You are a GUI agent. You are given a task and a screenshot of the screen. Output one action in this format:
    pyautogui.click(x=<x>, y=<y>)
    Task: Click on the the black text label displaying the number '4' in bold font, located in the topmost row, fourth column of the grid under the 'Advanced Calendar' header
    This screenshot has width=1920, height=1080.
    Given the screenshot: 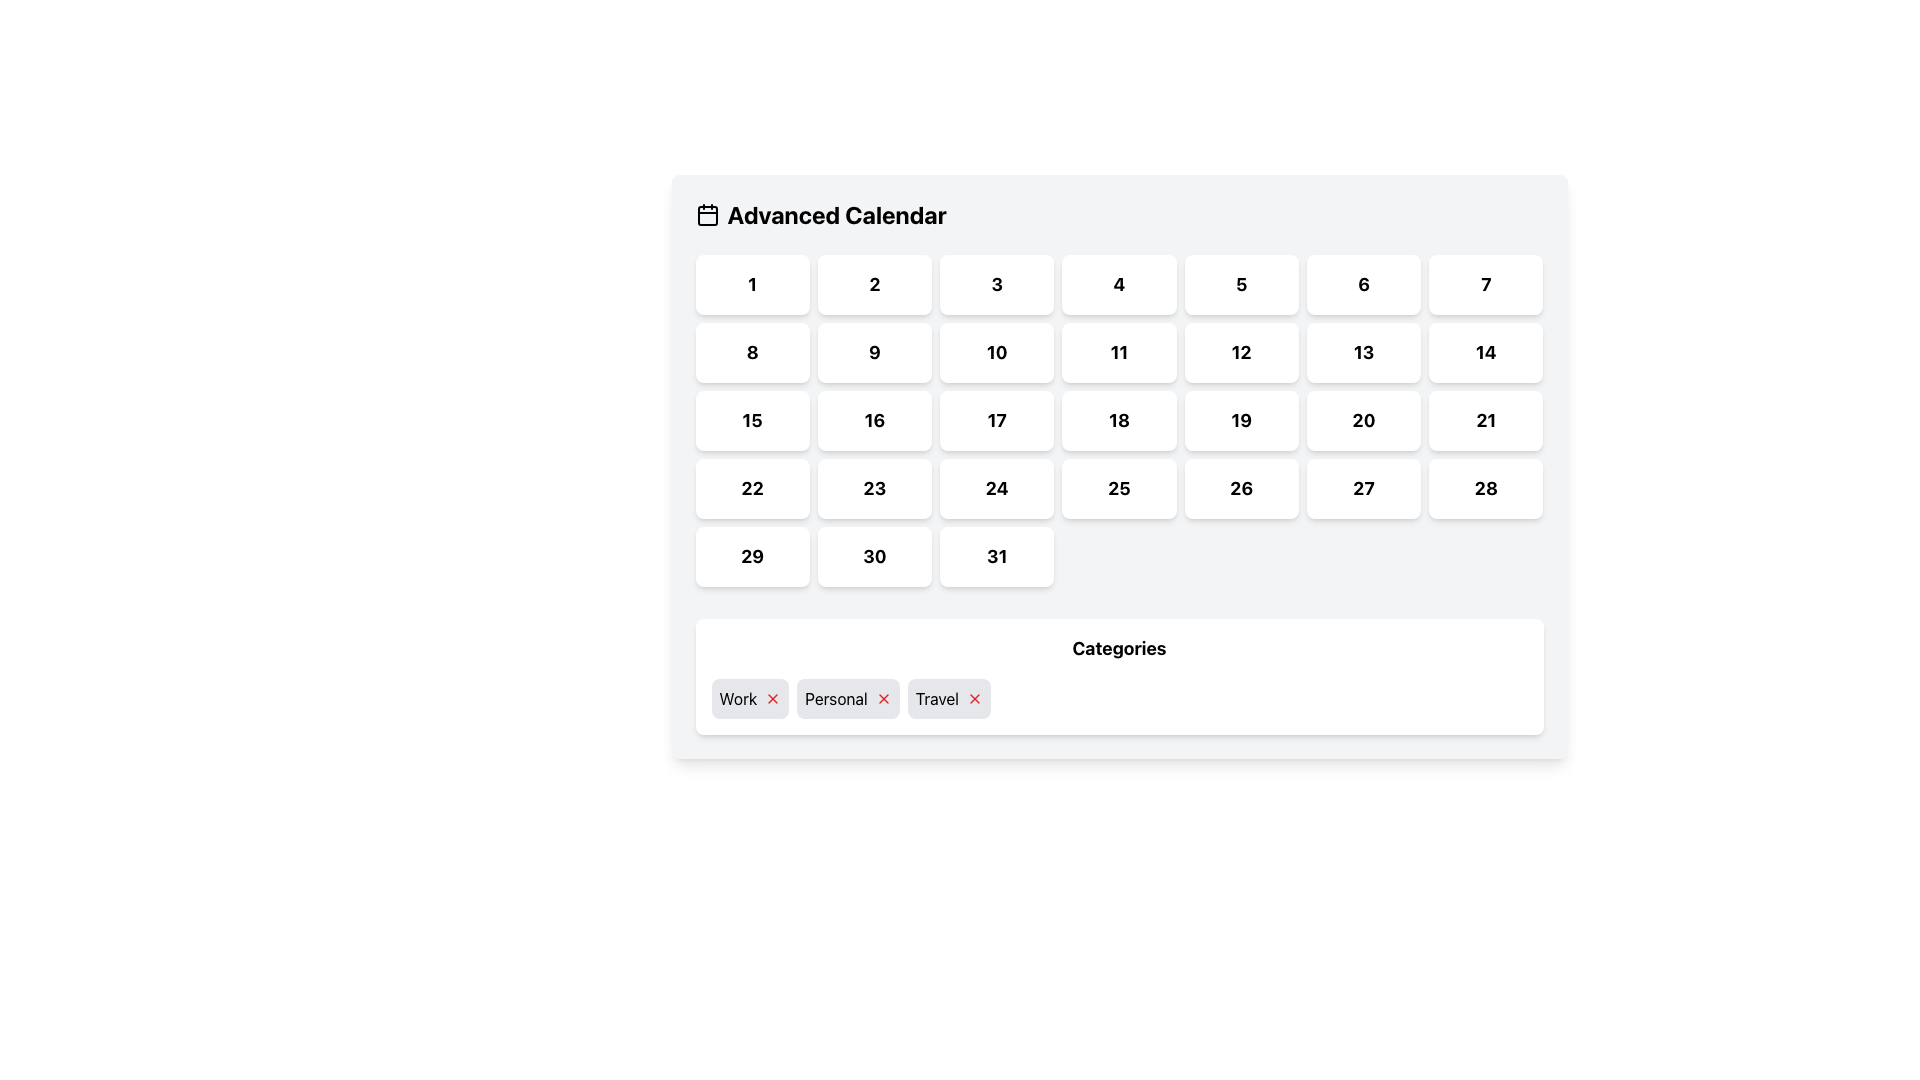 What is the action you would take?
    pyautogui.click(x=1118, y=284)
    